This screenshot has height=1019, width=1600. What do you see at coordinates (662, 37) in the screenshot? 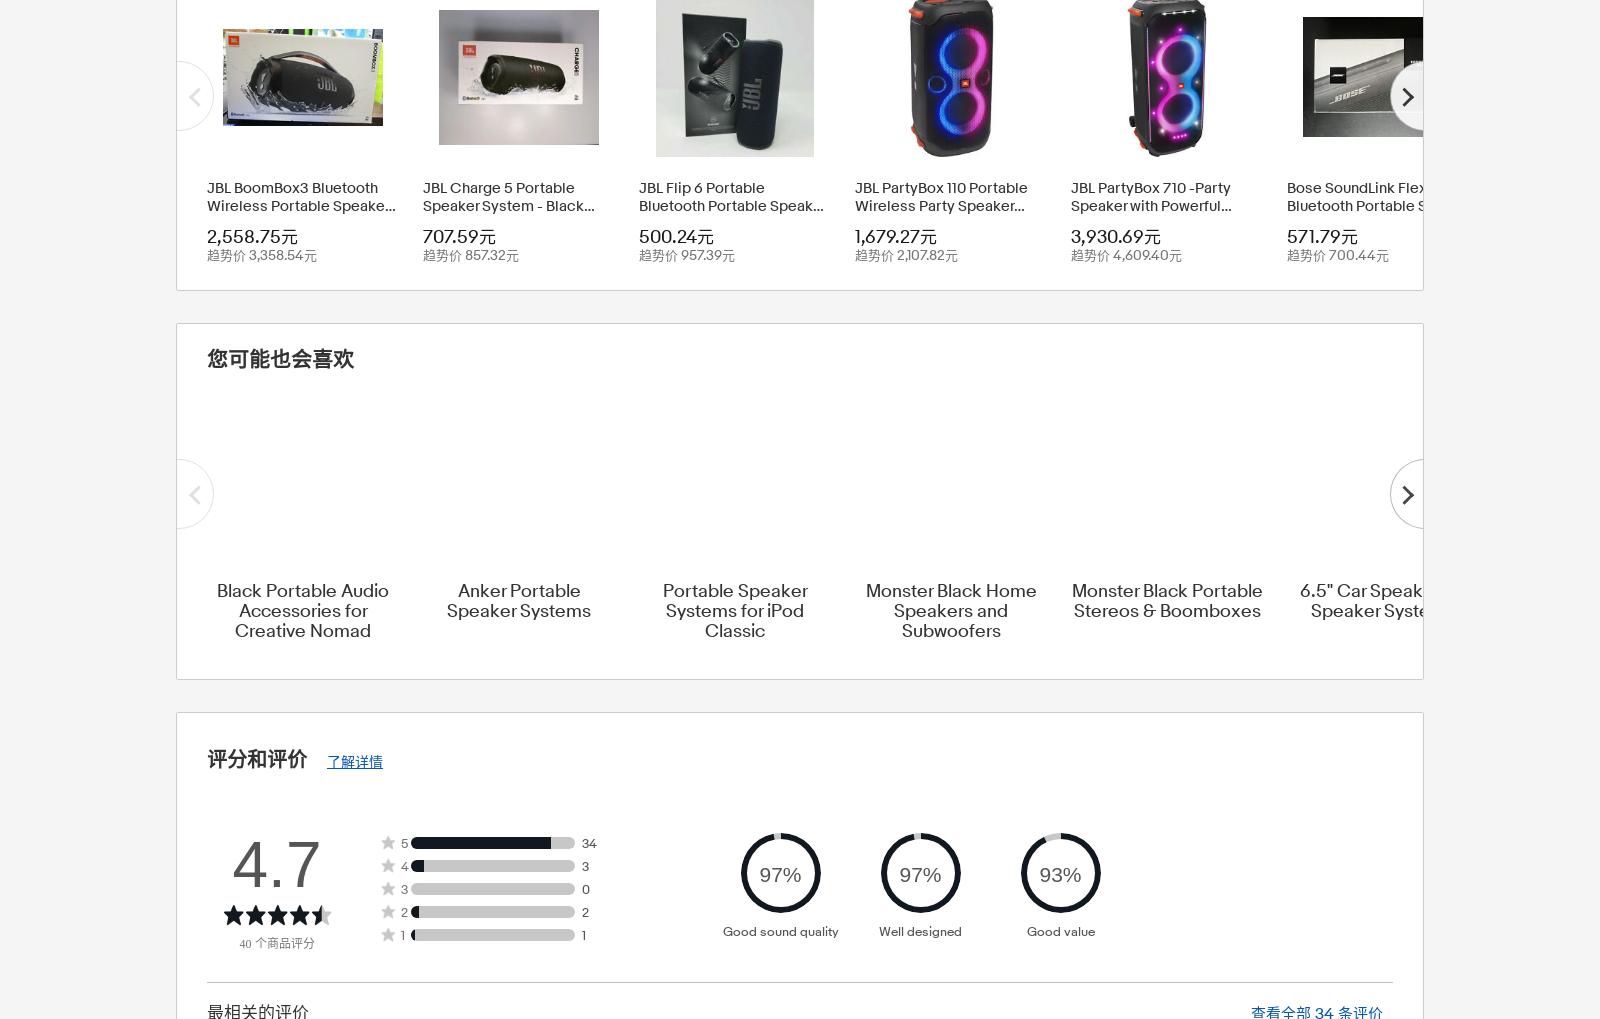
I see `'Black'` at bounding box center [662, 37].